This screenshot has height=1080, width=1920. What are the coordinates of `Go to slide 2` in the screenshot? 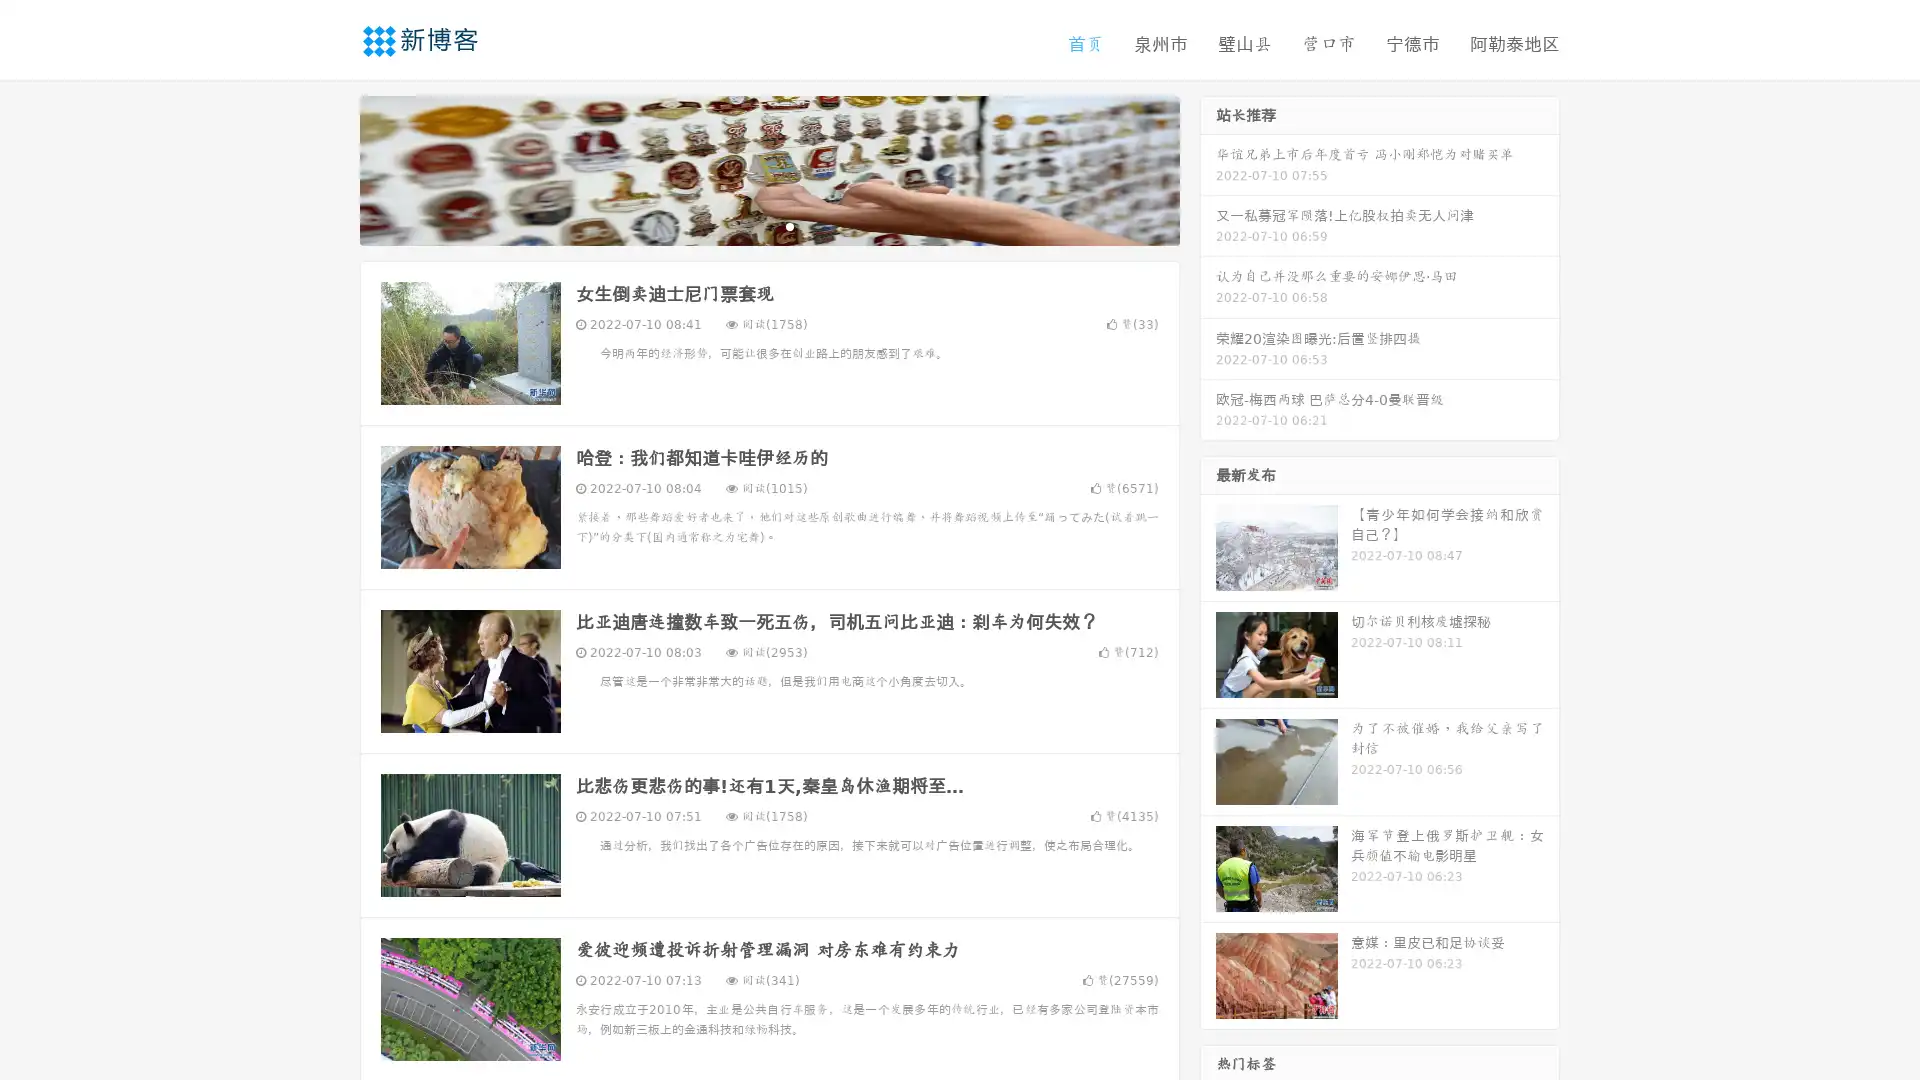 It's located at (768, 225).